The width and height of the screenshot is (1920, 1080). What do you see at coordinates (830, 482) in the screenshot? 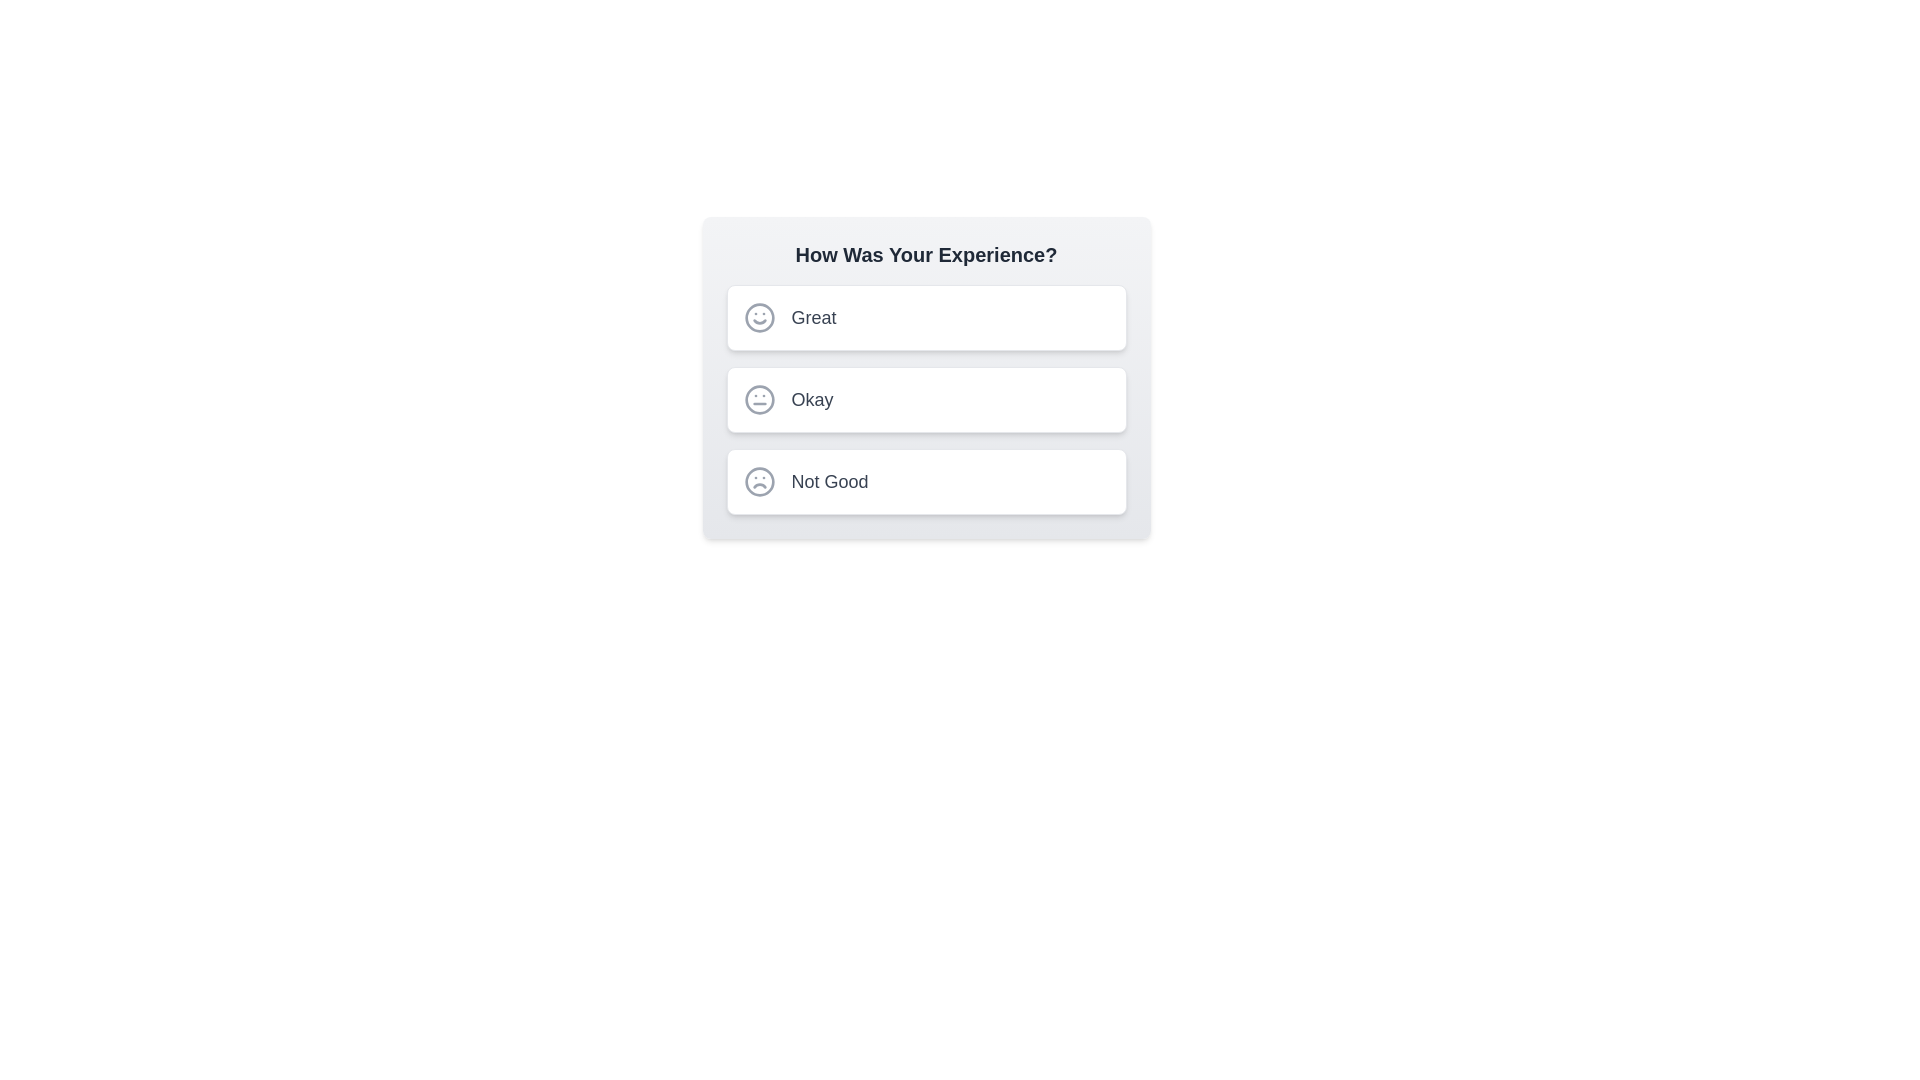
I see `the text label indicating a negative choice in the user feedback section located between the 'Okay' option and empty space in the vertical list of three options` at bounding box center [830, 482].